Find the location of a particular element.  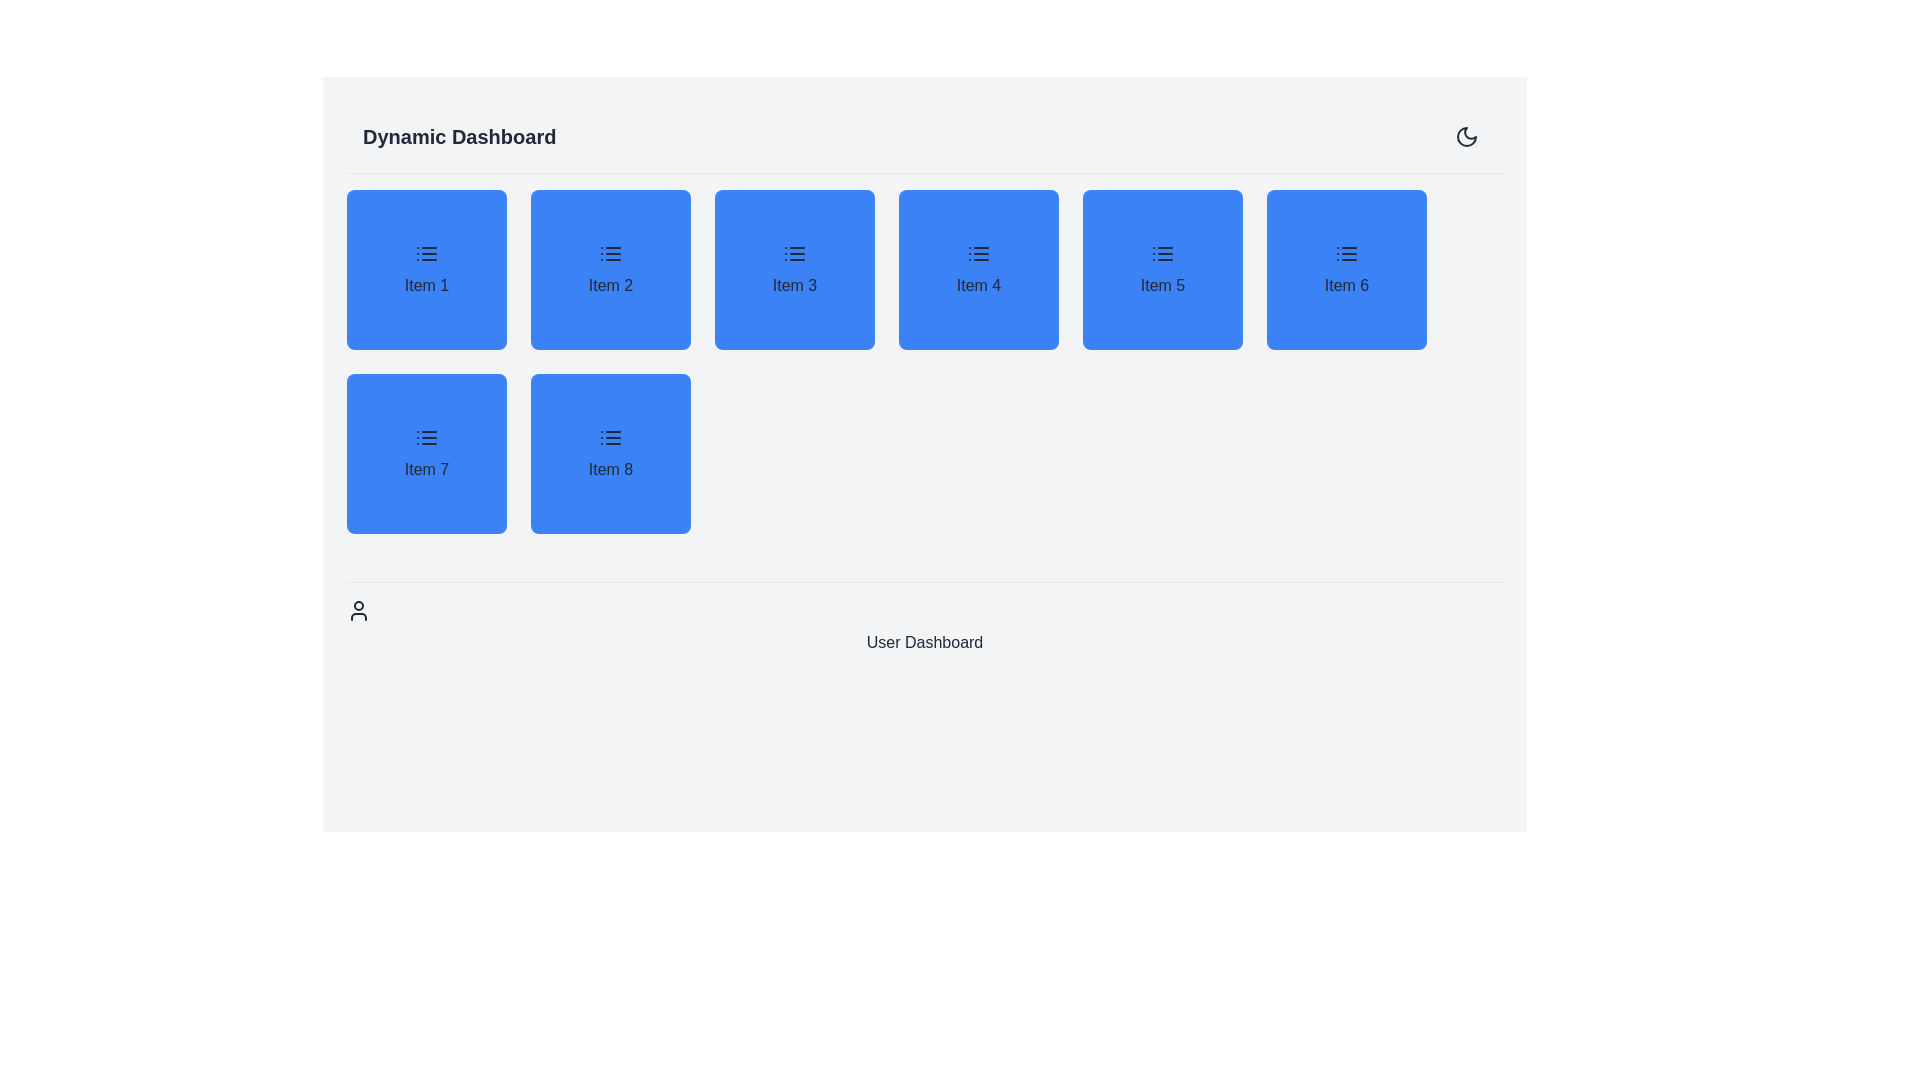

the header bar titled 'Dynamic Dashboard' to understand the dashboard context is located at coordinates (924, 136).